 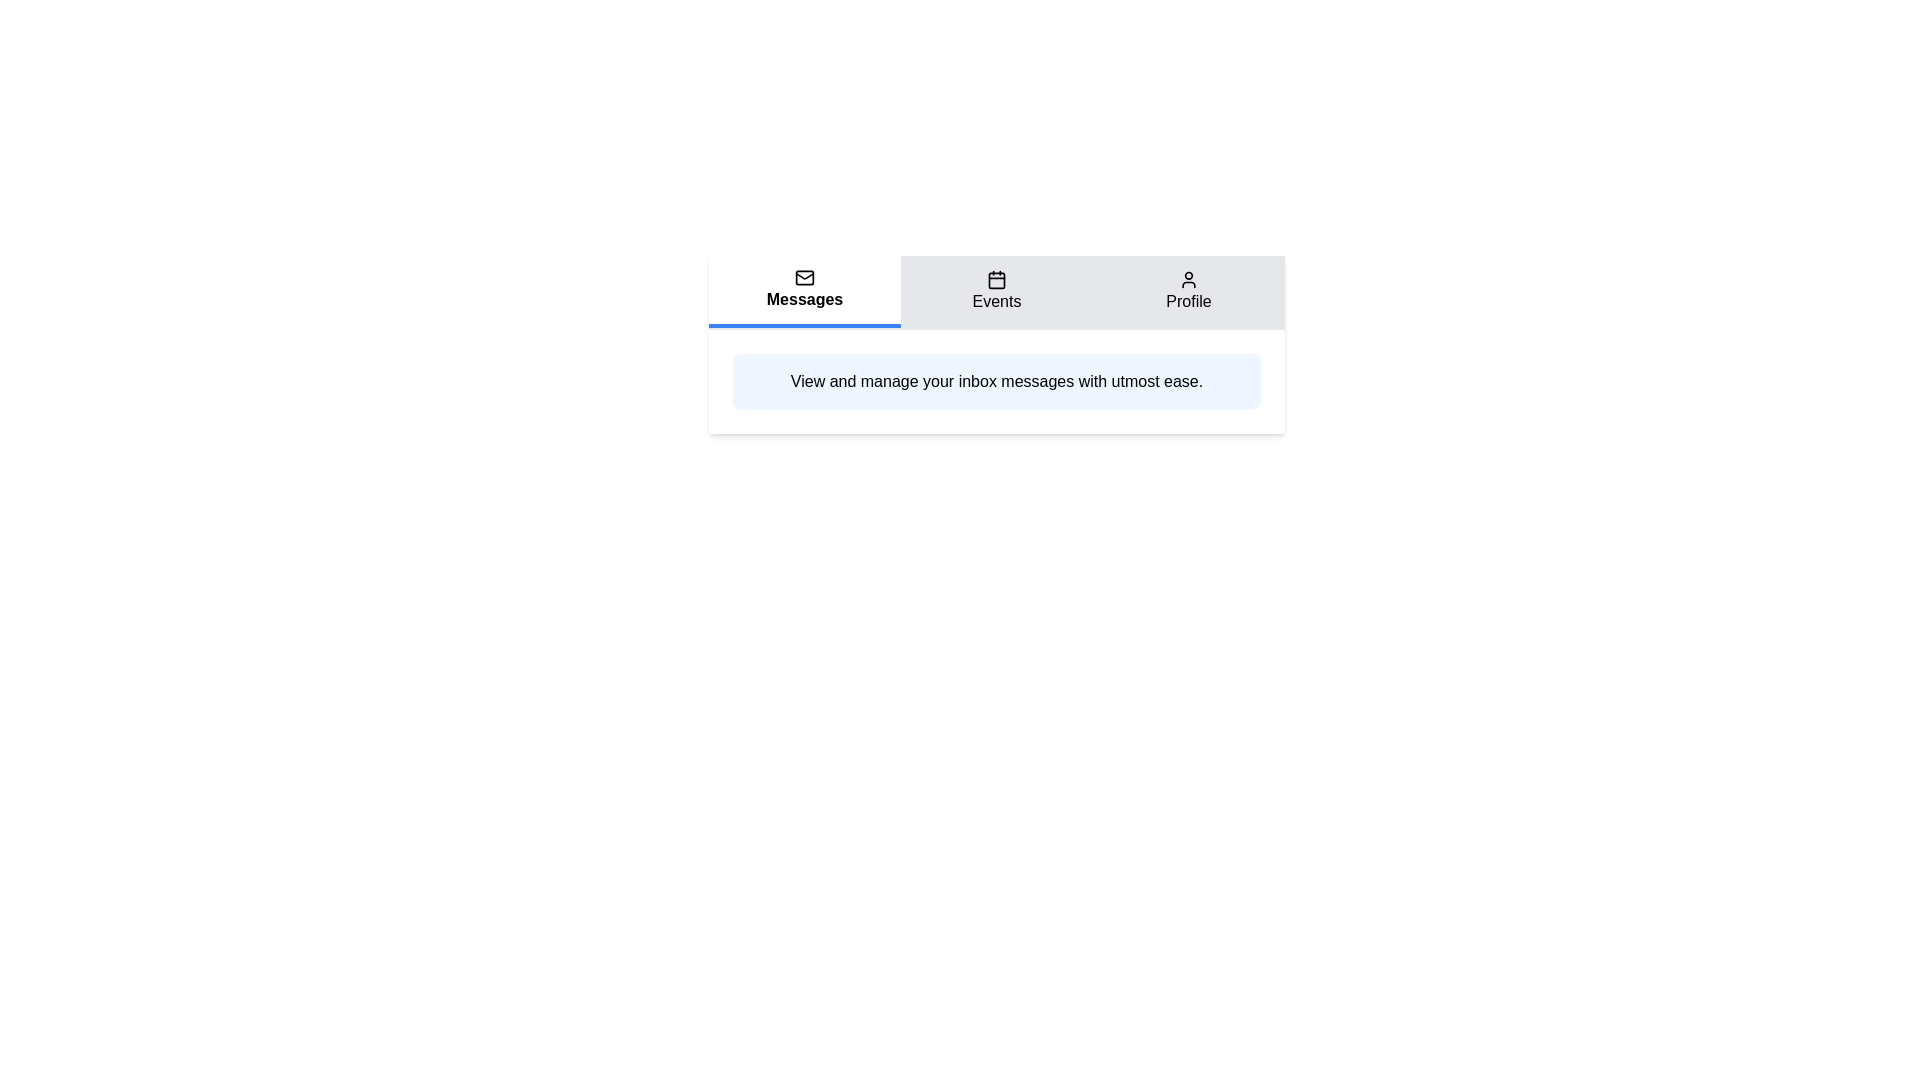 What do you see at coordinates (1189, 292) in the screenshot?
I see `the Profile tab by clicking on its title or icon` at bounding box center [1189, 292].